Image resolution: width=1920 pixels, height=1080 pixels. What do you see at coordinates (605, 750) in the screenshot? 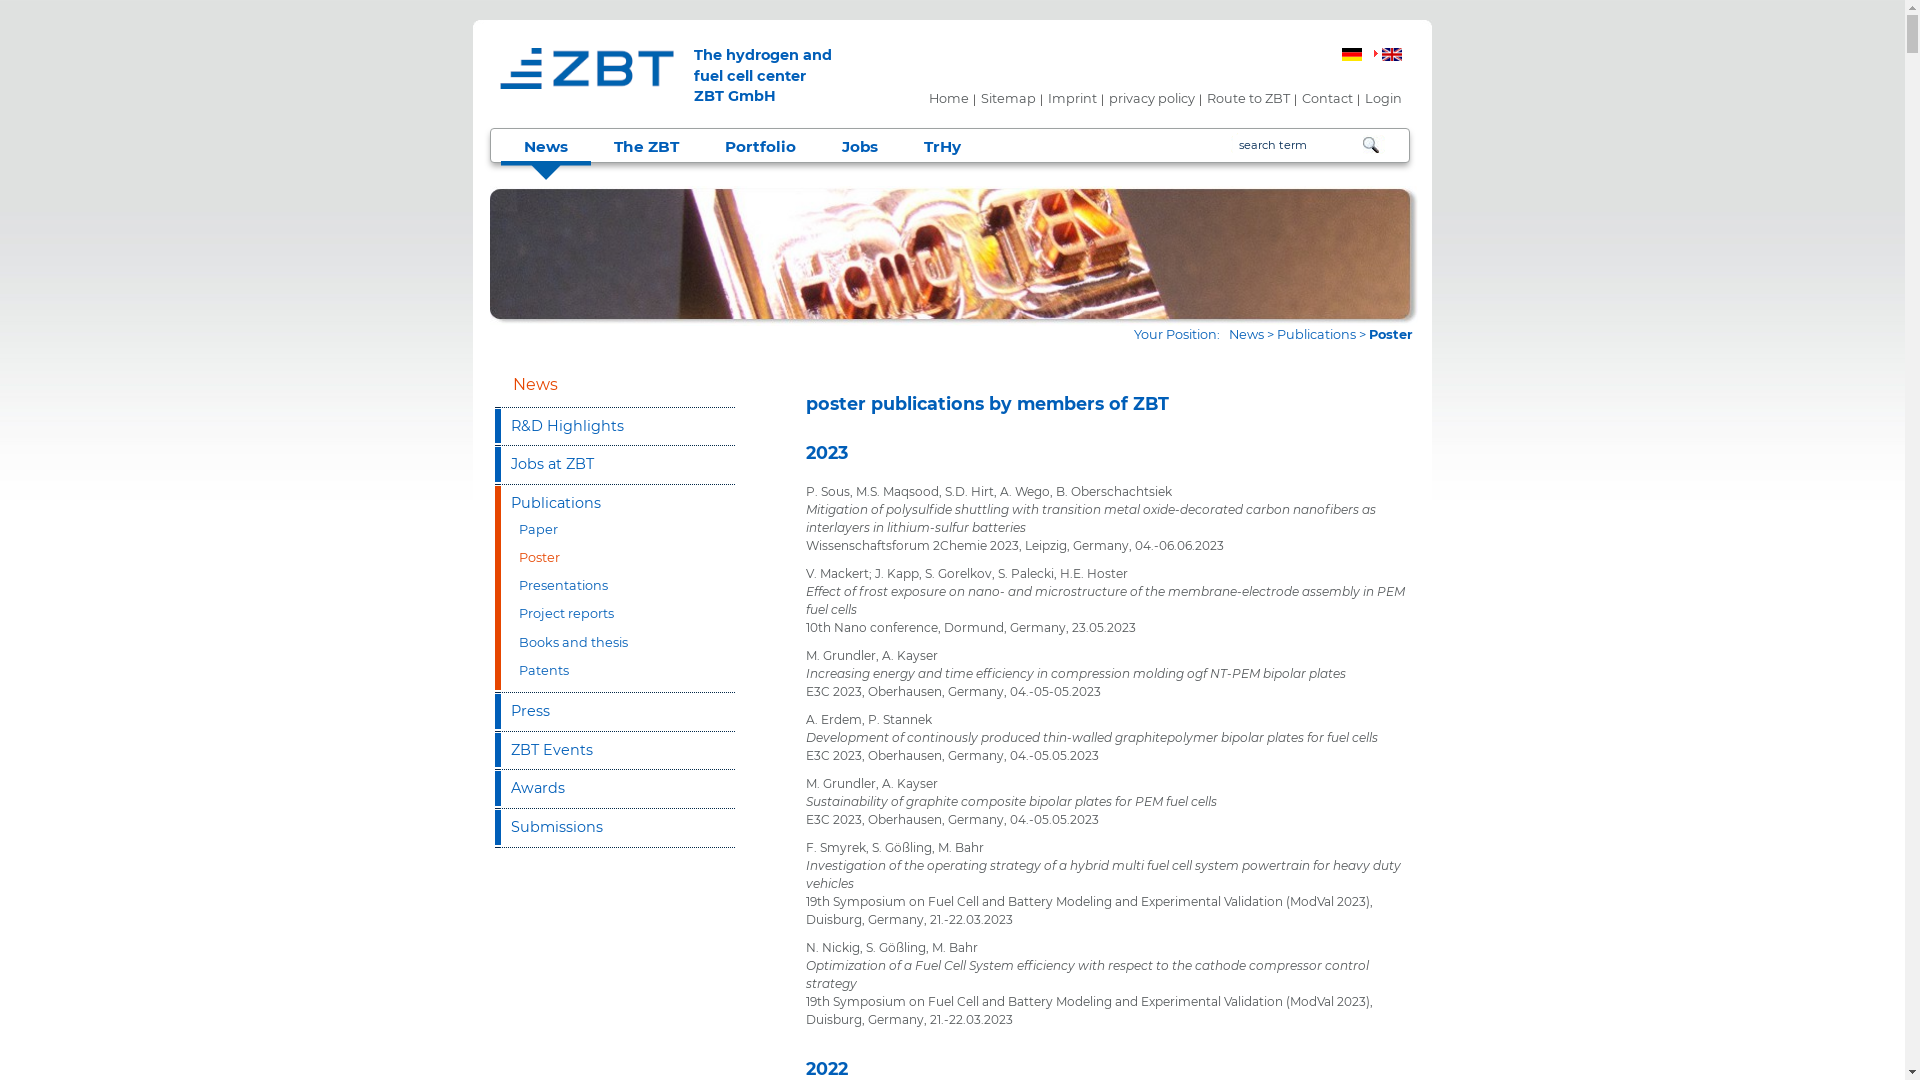
I see `'ZBT Events'` at bounding box center [605, 750].